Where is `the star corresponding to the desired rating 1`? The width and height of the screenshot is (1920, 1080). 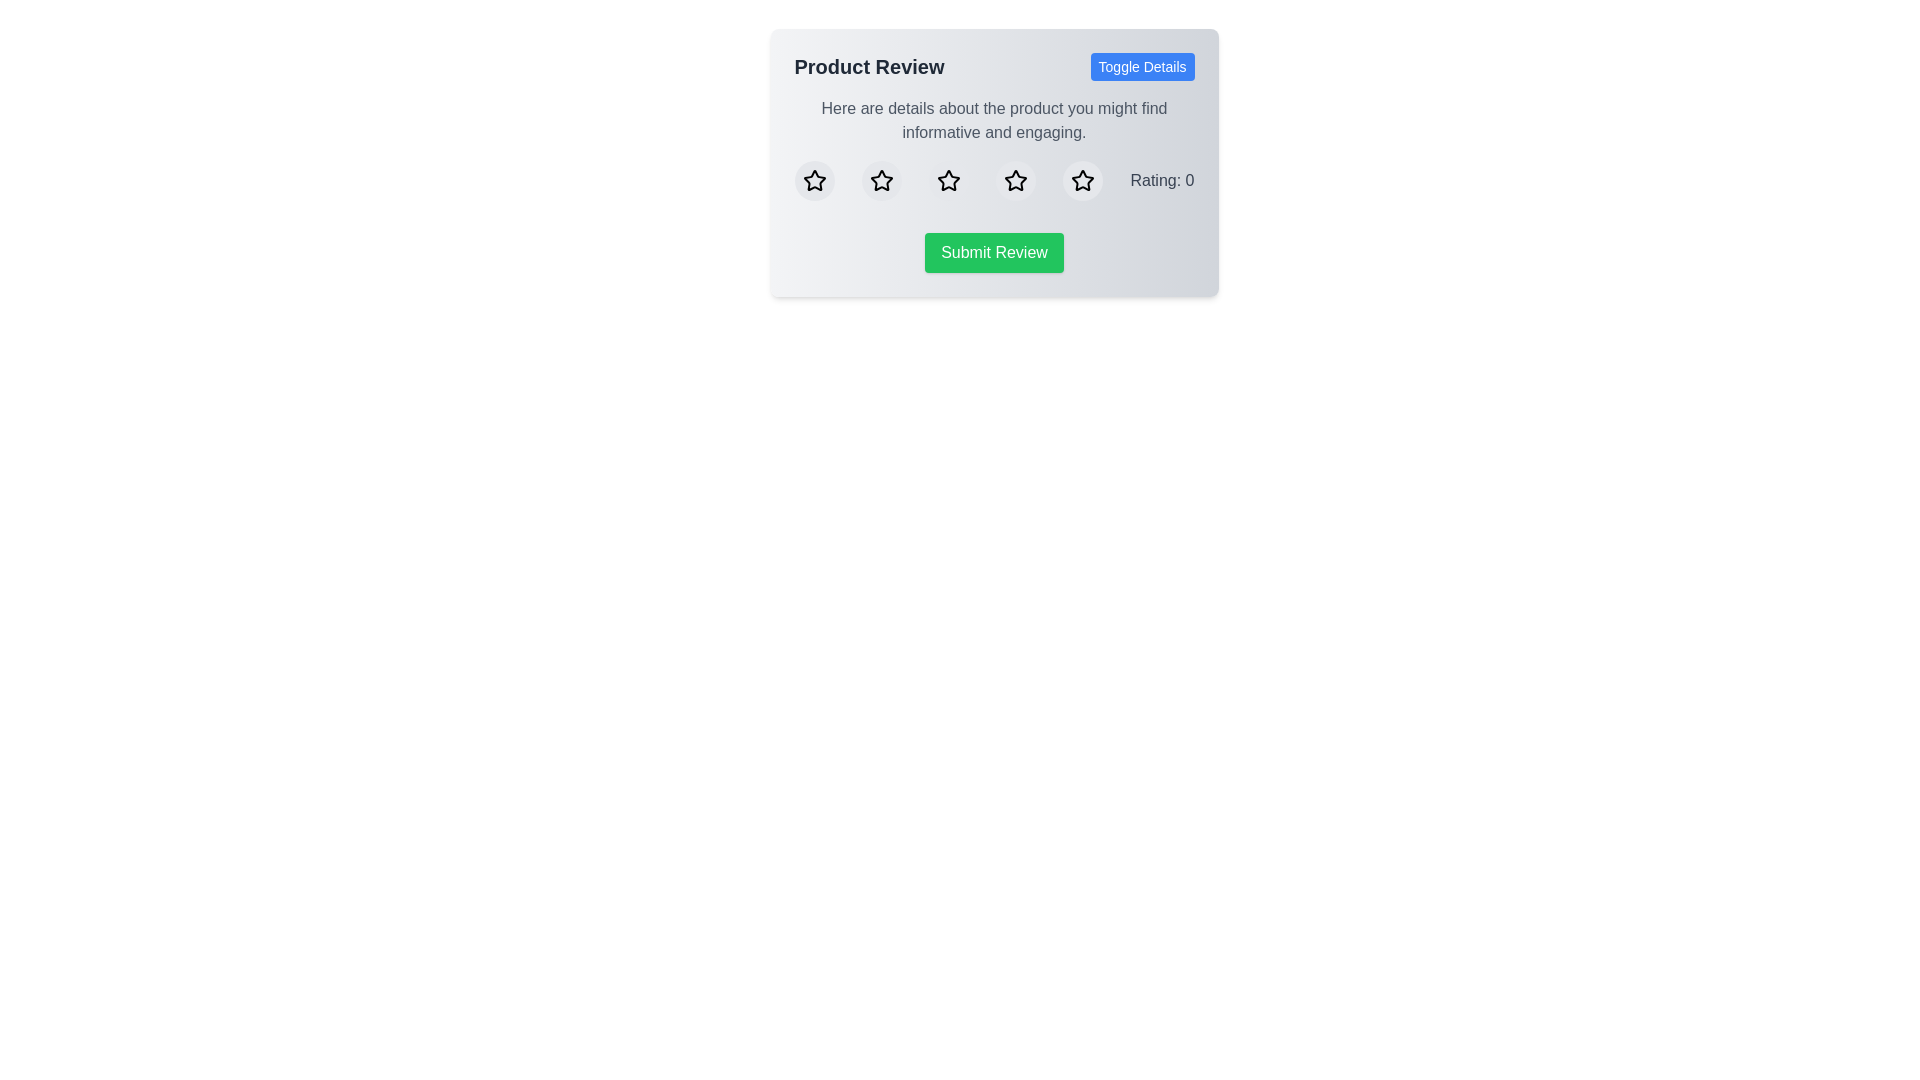
the star corresponding to the desired rating 1 is located at coordinates (814, 181).